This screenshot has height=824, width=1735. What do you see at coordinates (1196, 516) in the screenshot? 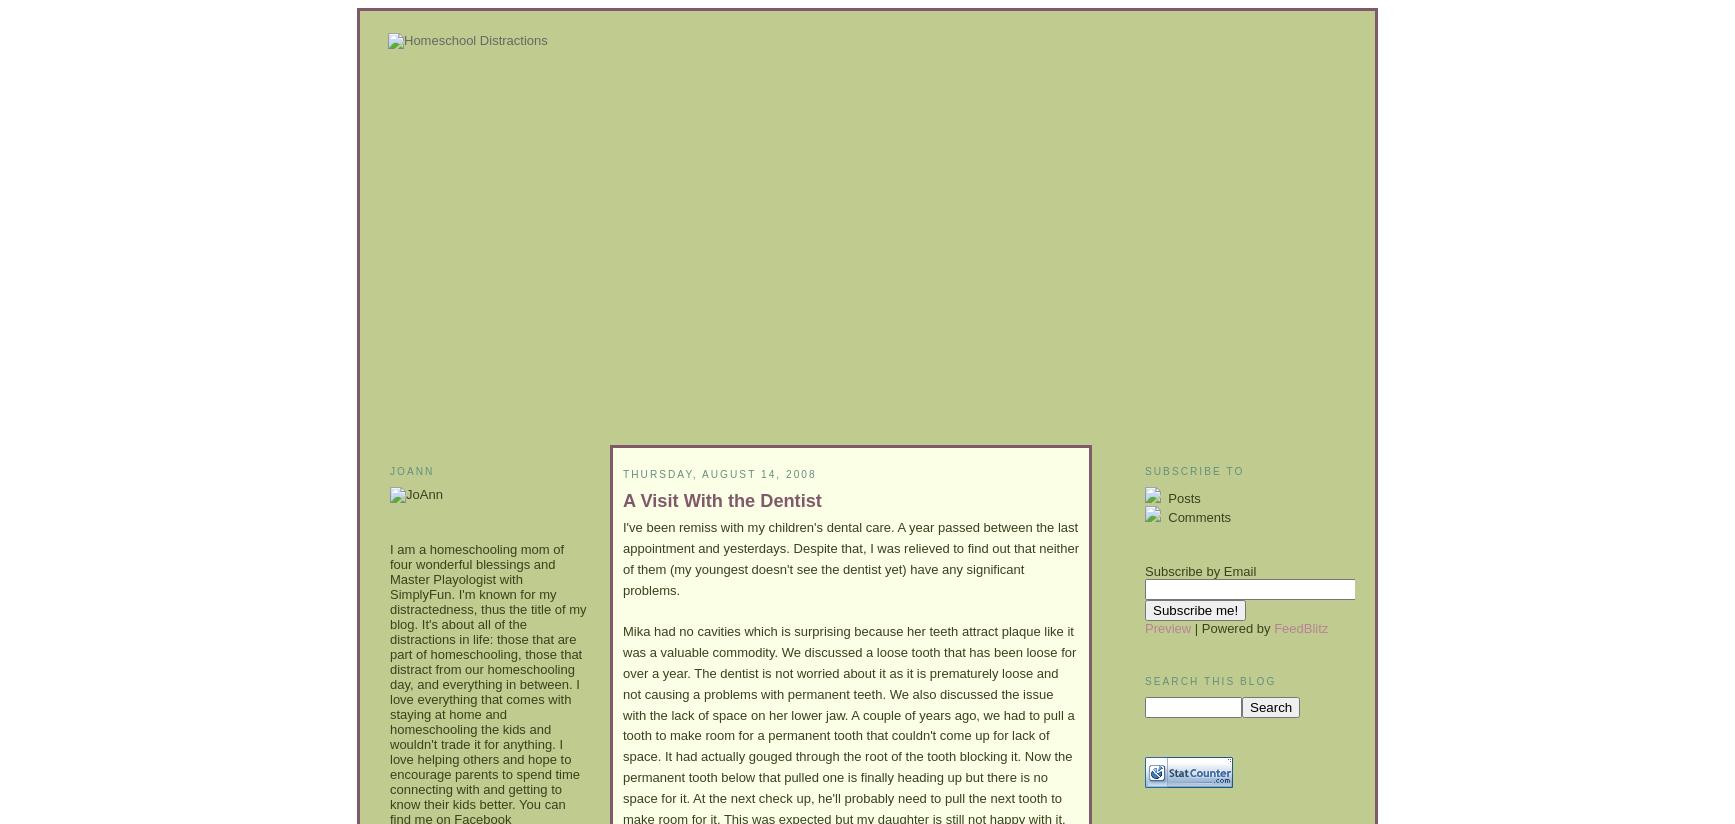
I see `'Comments'` at bounding box center [1196, 516].